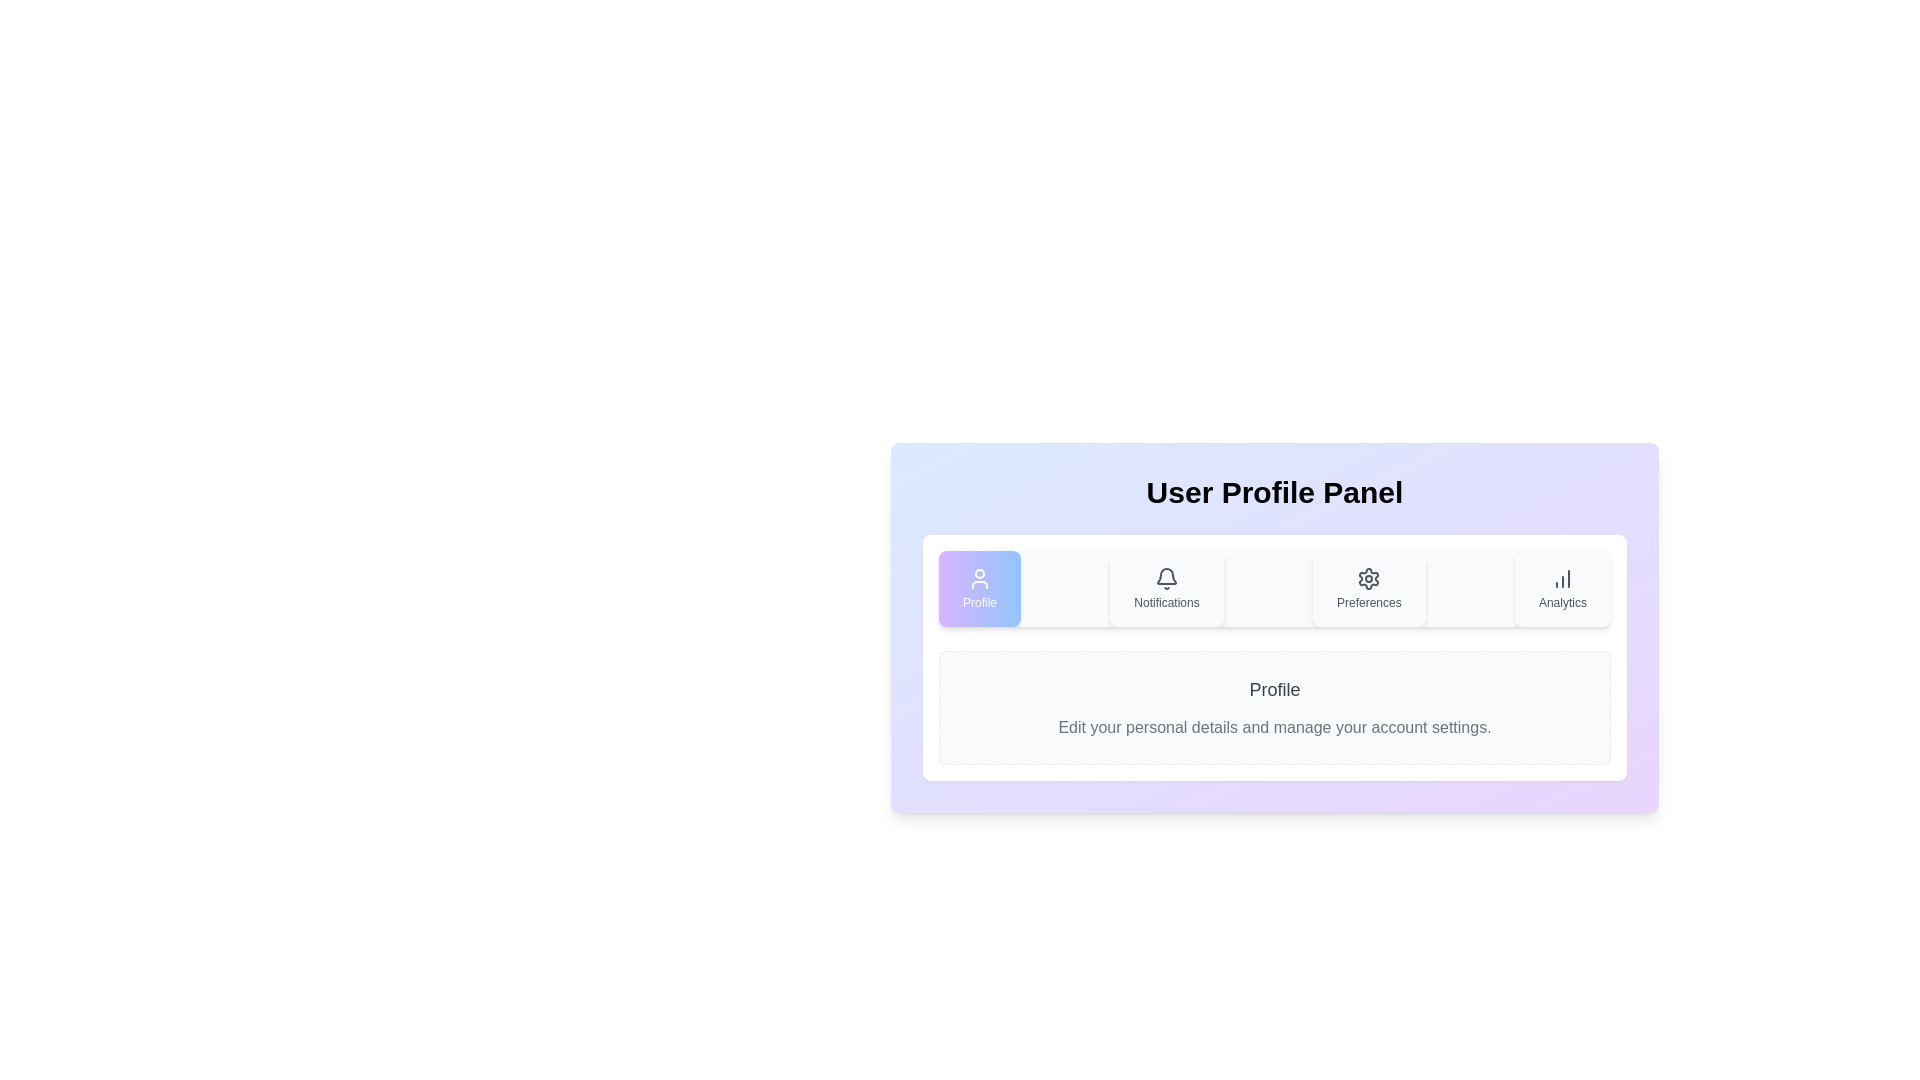 This screenshot has height=1080, width=1920. What do you see at coordinates (1367, 588) in the screenshot?
I see `the Preferences tab by clicking its navigation button` at bounding box center [1367, 588].